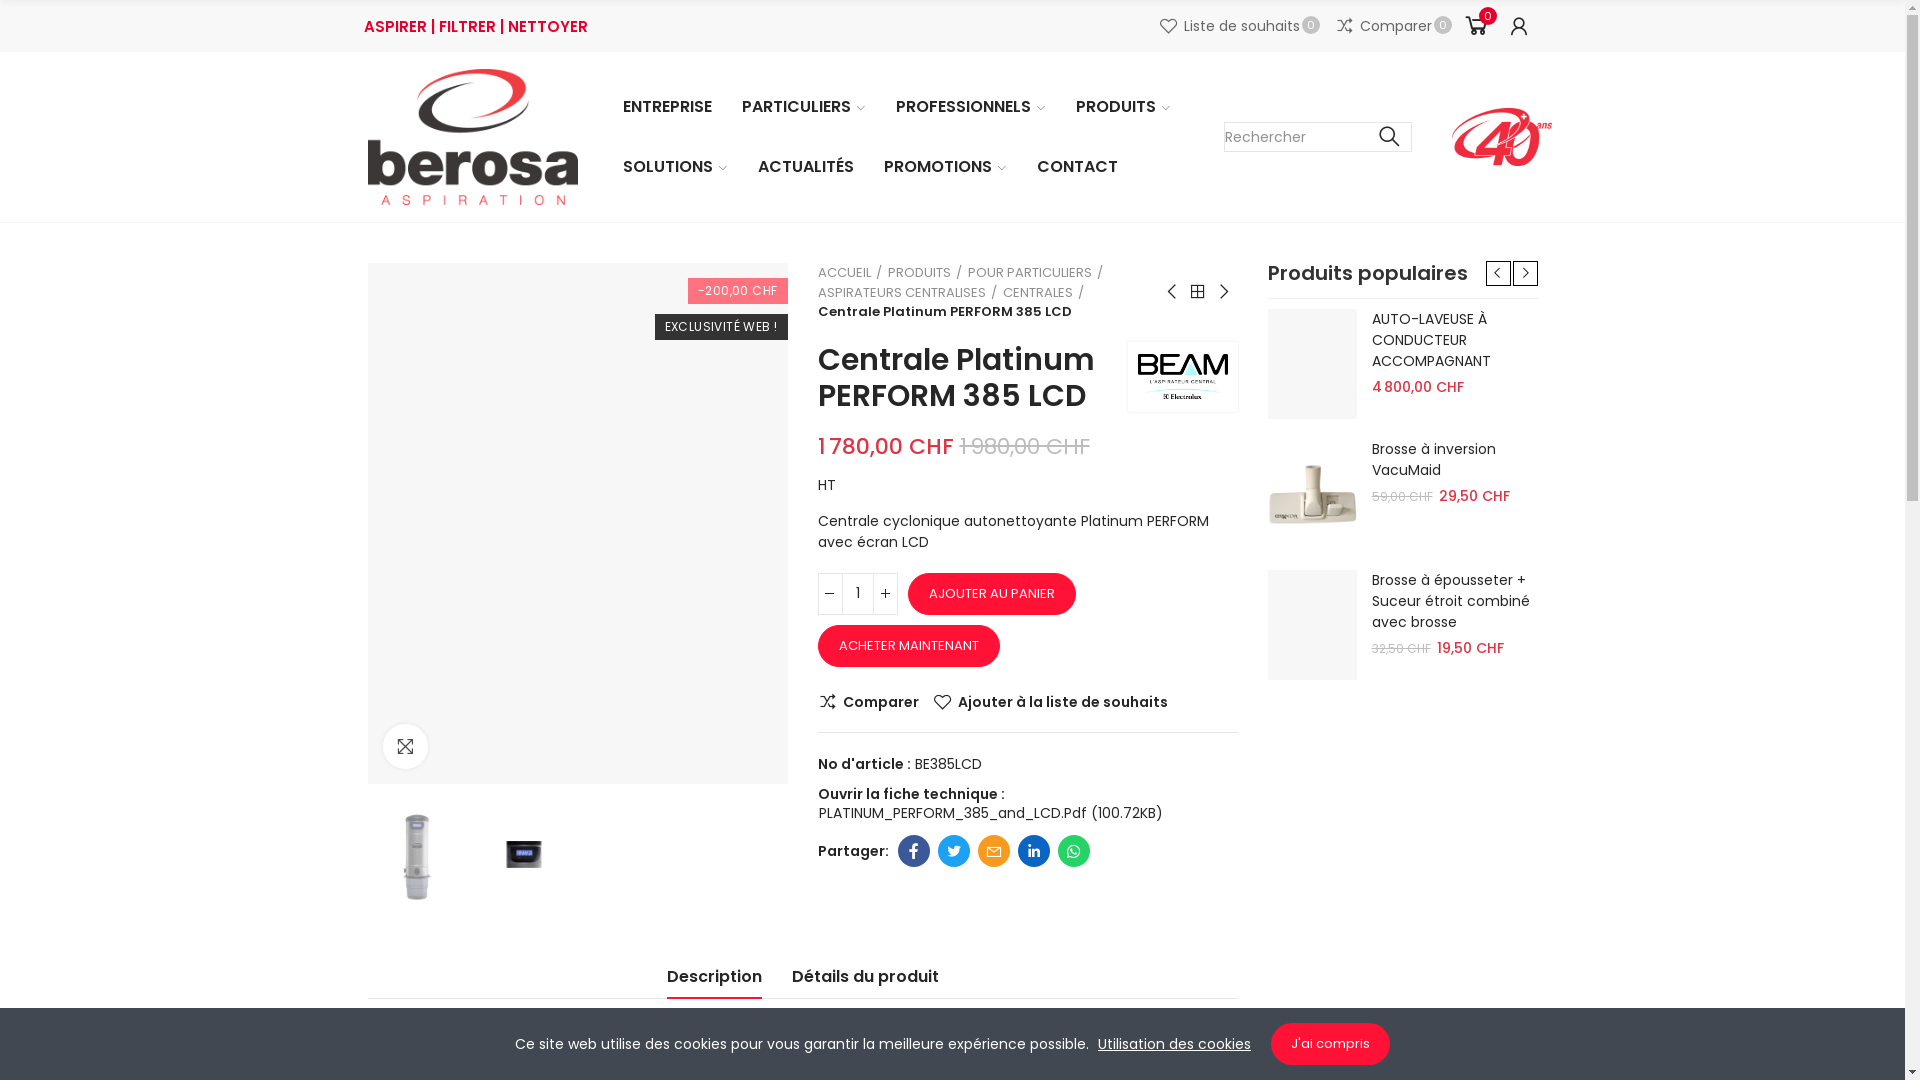 This screenshot has width=1920, height=1080. What do you see at coordinates (992, 593) in the screenshot?
I see `'AJOUTER AU PANIER'` at bounding box center [992, 593].